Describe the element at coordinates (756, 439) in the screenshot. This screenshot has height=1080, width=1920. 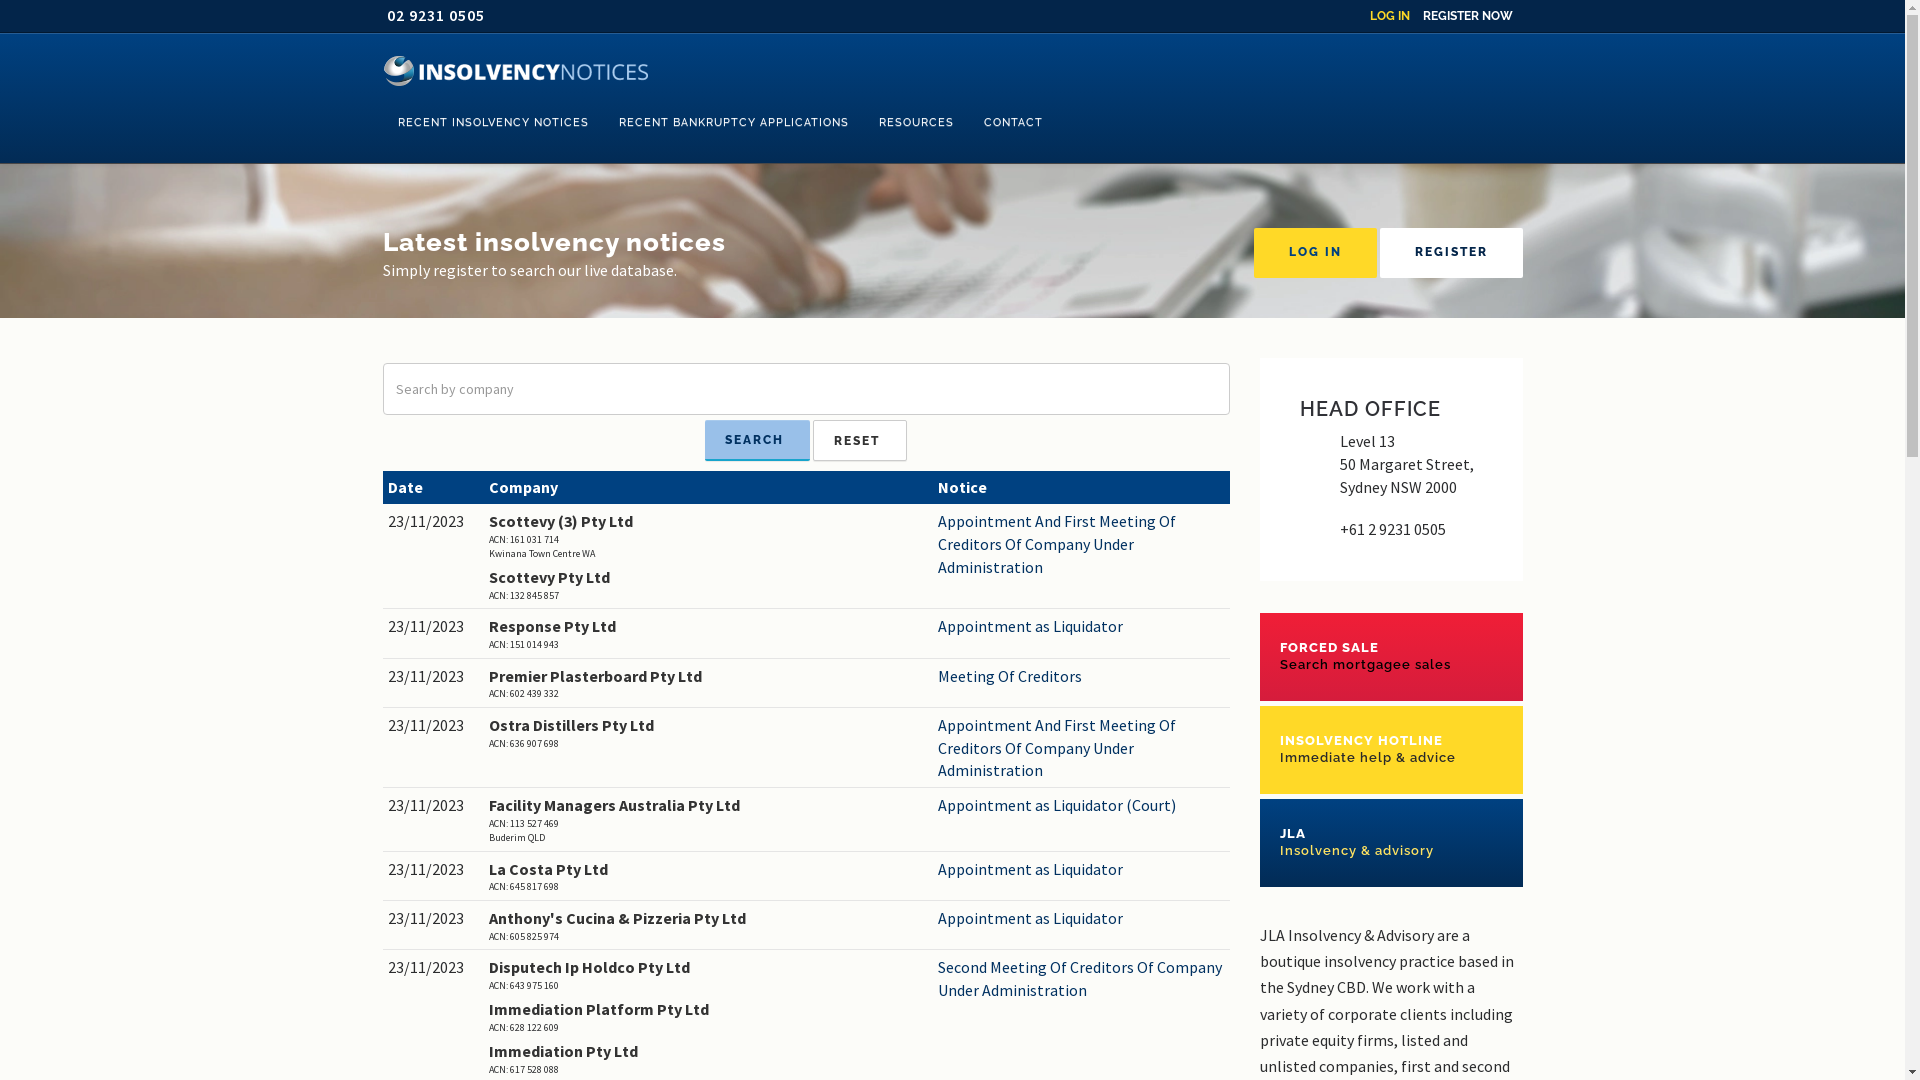
I see `'Search'` at that location.